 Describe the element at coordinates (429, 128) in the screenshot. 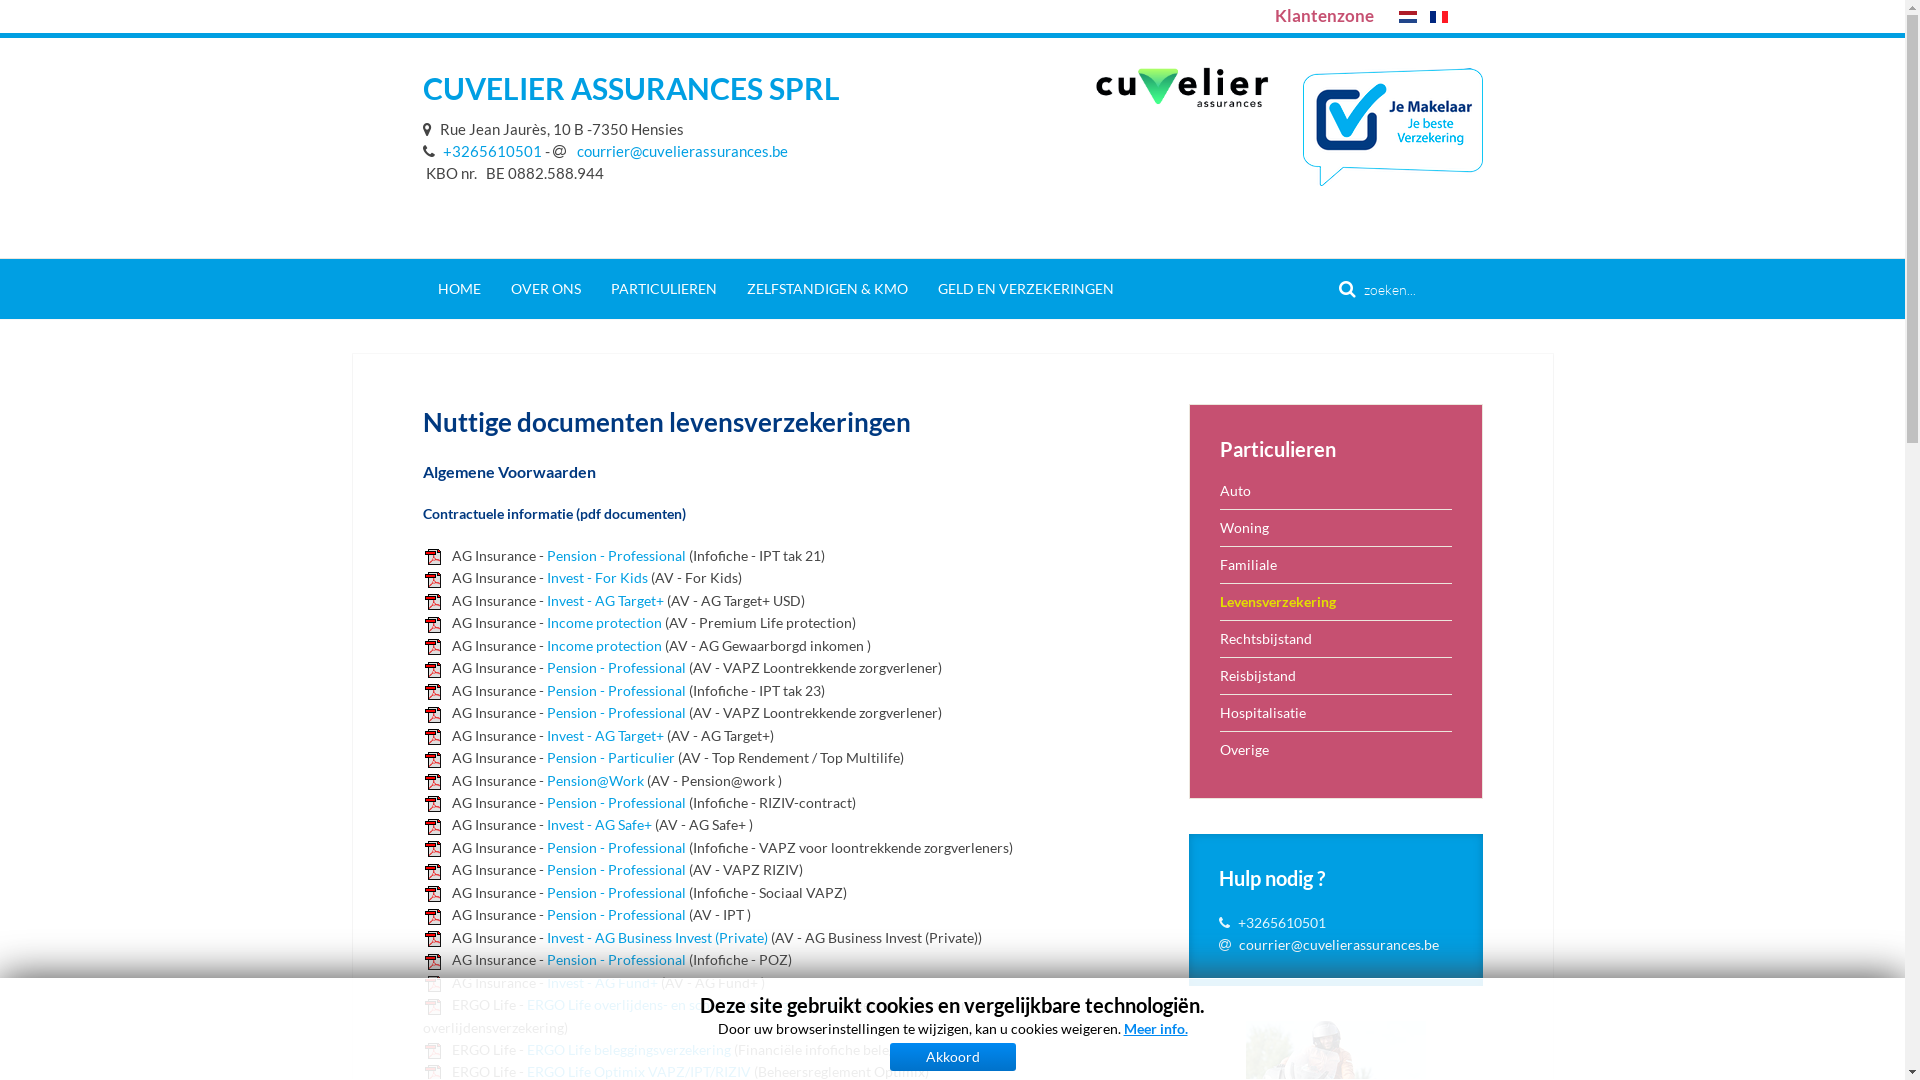

I see `'  '` at that location.